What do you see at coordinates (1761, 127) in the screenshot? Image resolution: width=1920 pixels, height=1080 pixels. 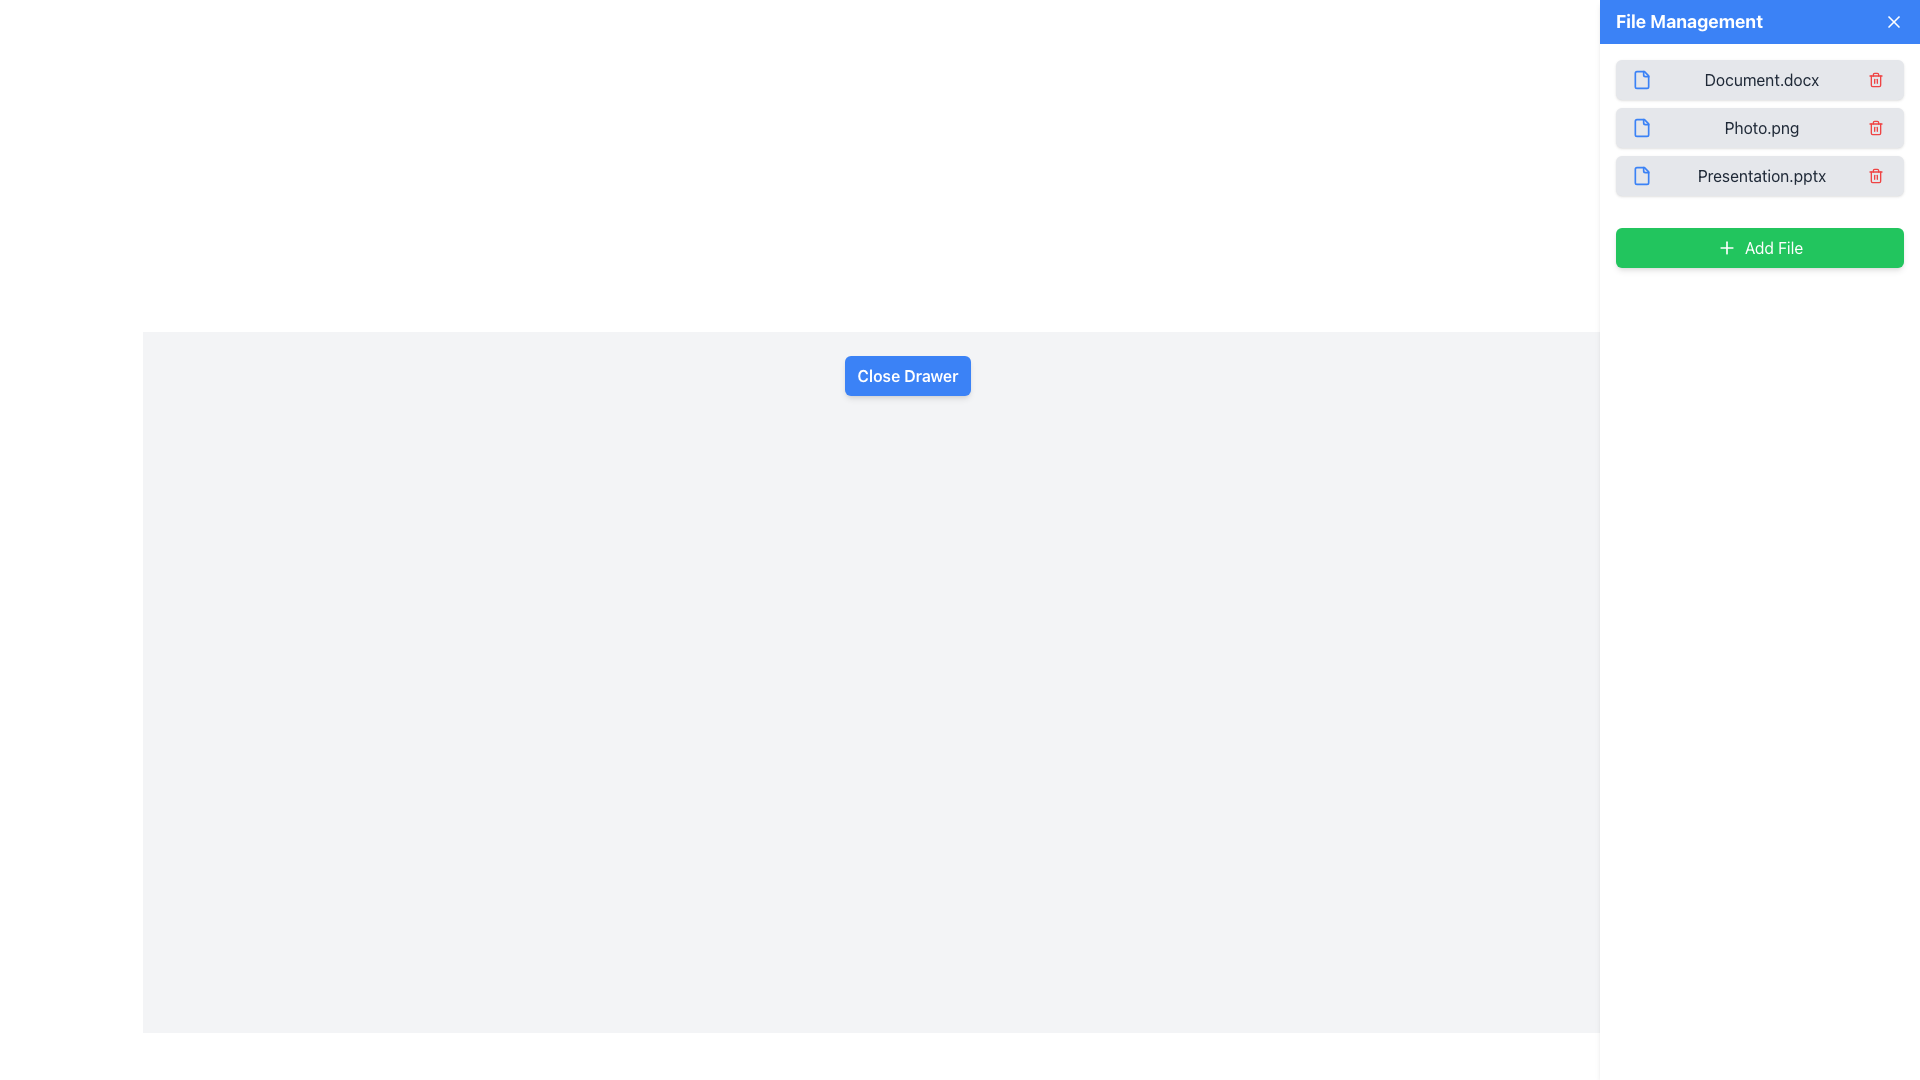 I see `the text label displaying 'Photo.png', which is styled with a gray font and is the second item in a horizontal list within the 'File Management' interface` at bounding box center [1761, 127].